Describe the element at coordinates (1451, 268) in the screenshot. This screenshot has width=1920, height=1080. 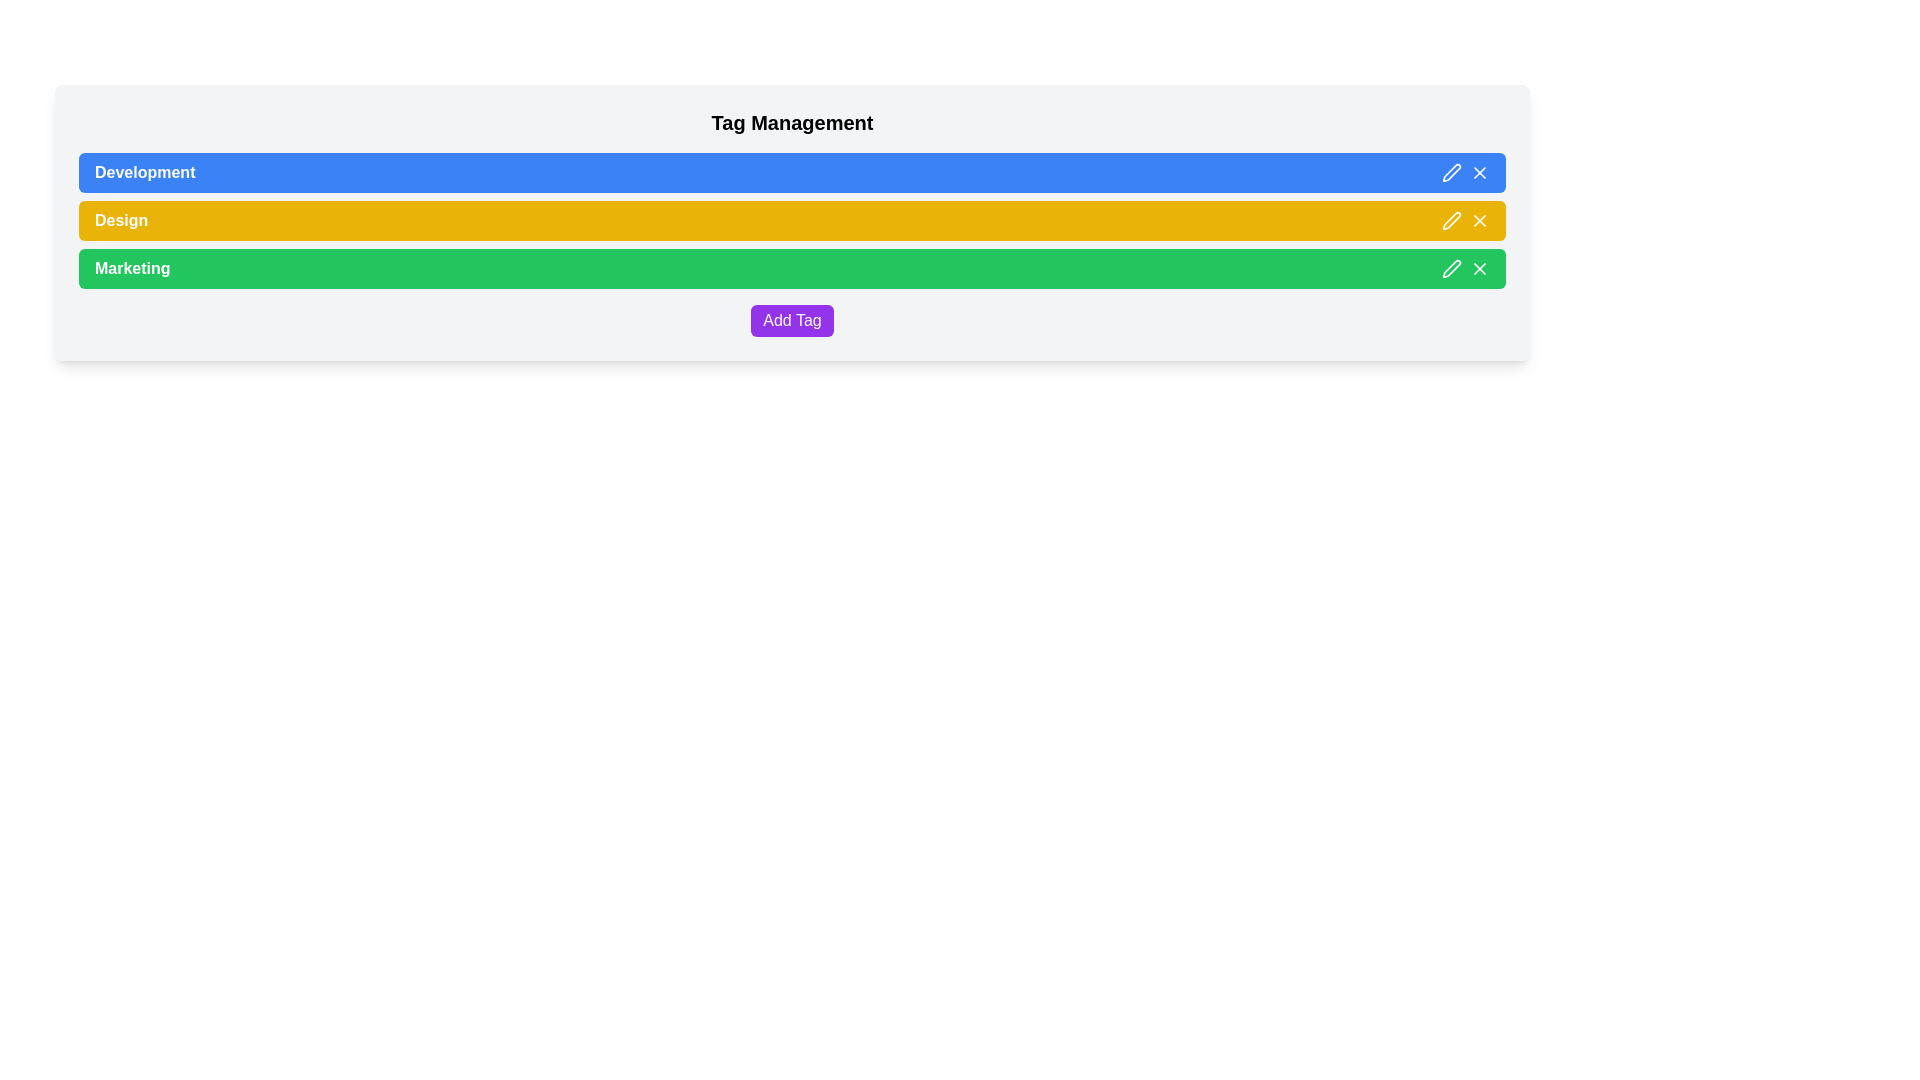
I see `the edit icon button for the 'Marketing' section` at that location.